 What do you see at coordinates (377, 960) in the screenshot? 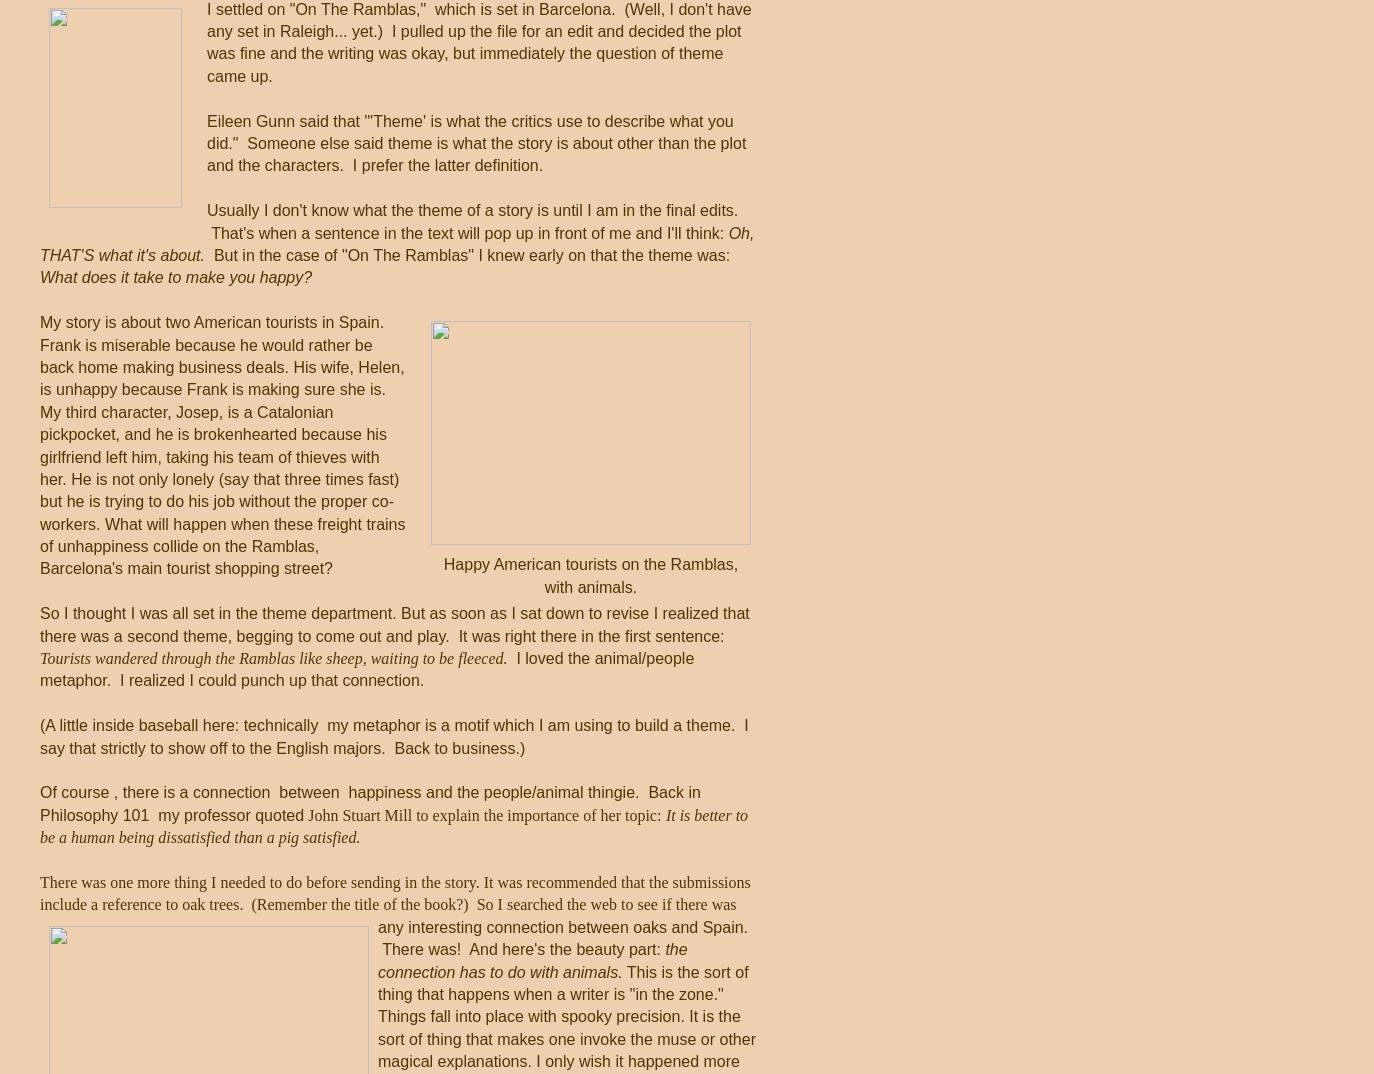
I see `'the connection has to do with animals.'` at bounding box center [377, 960].